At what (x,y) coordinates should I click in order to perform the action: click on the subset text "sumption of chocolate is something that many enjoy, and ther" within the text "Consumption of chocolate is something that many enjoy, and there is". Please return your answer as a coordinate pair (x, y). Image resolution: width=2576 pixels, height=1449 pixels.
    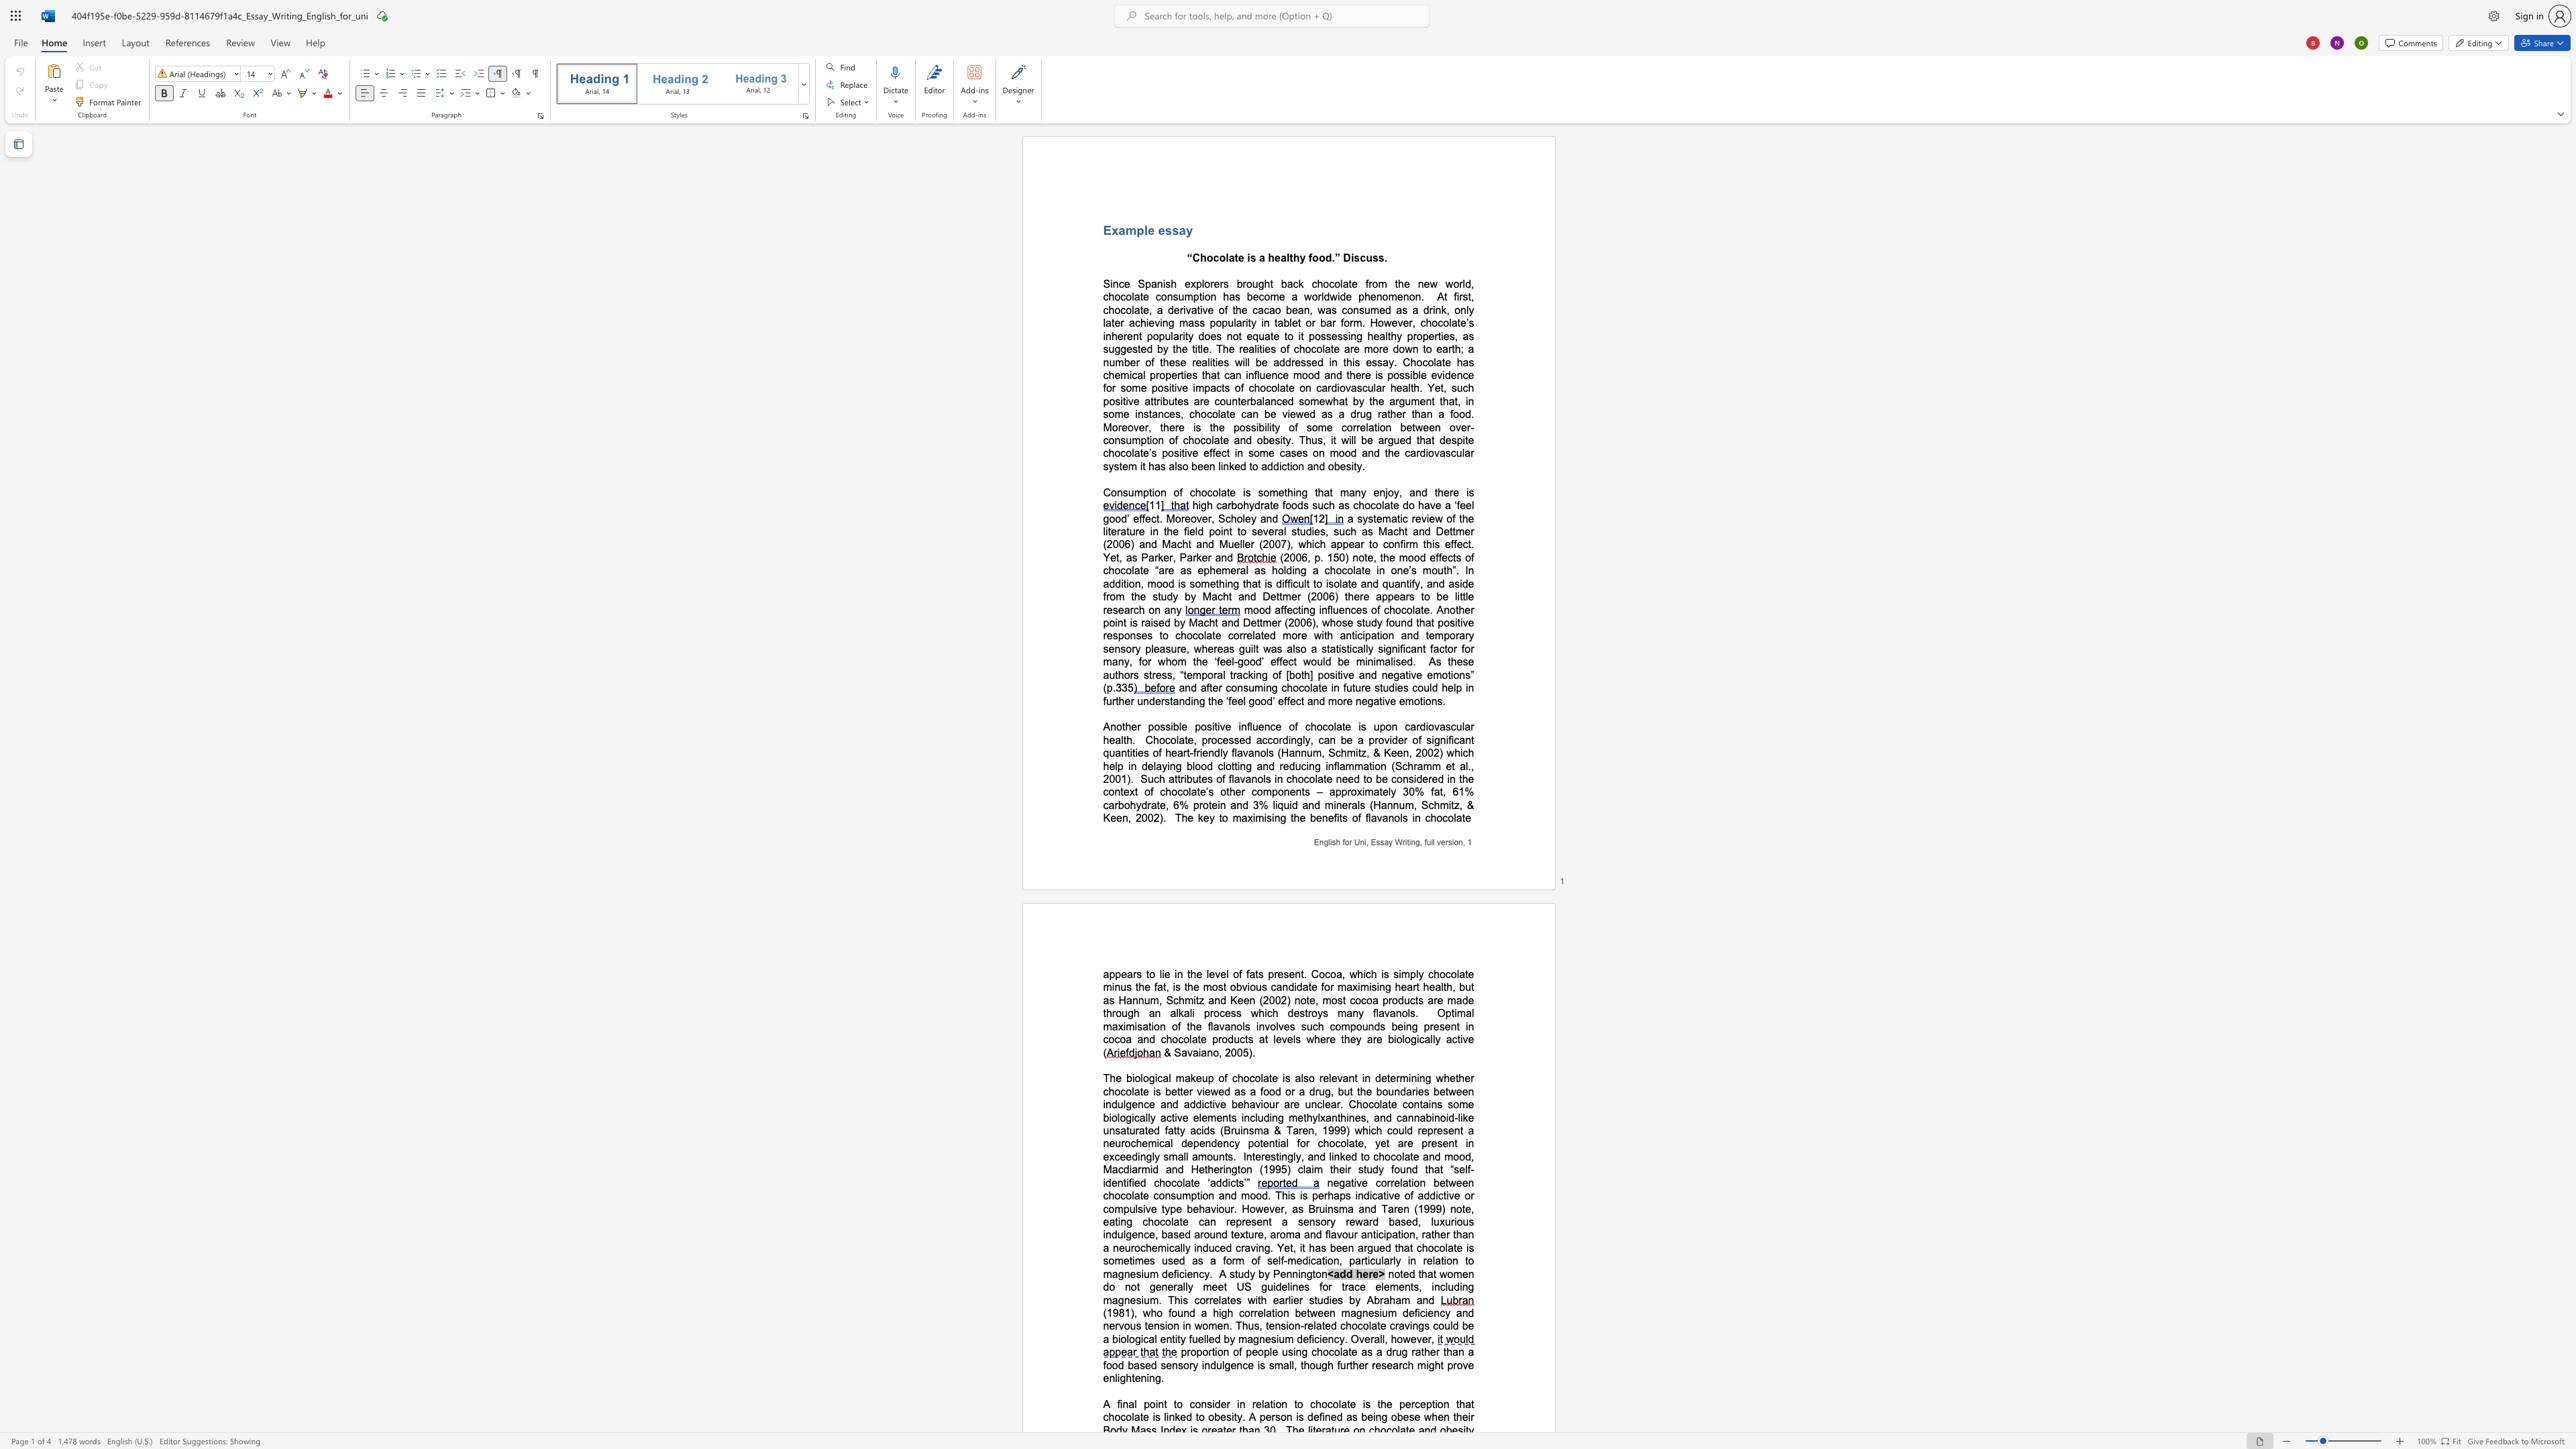
    Looking at the image, I should click on (1122, 492).